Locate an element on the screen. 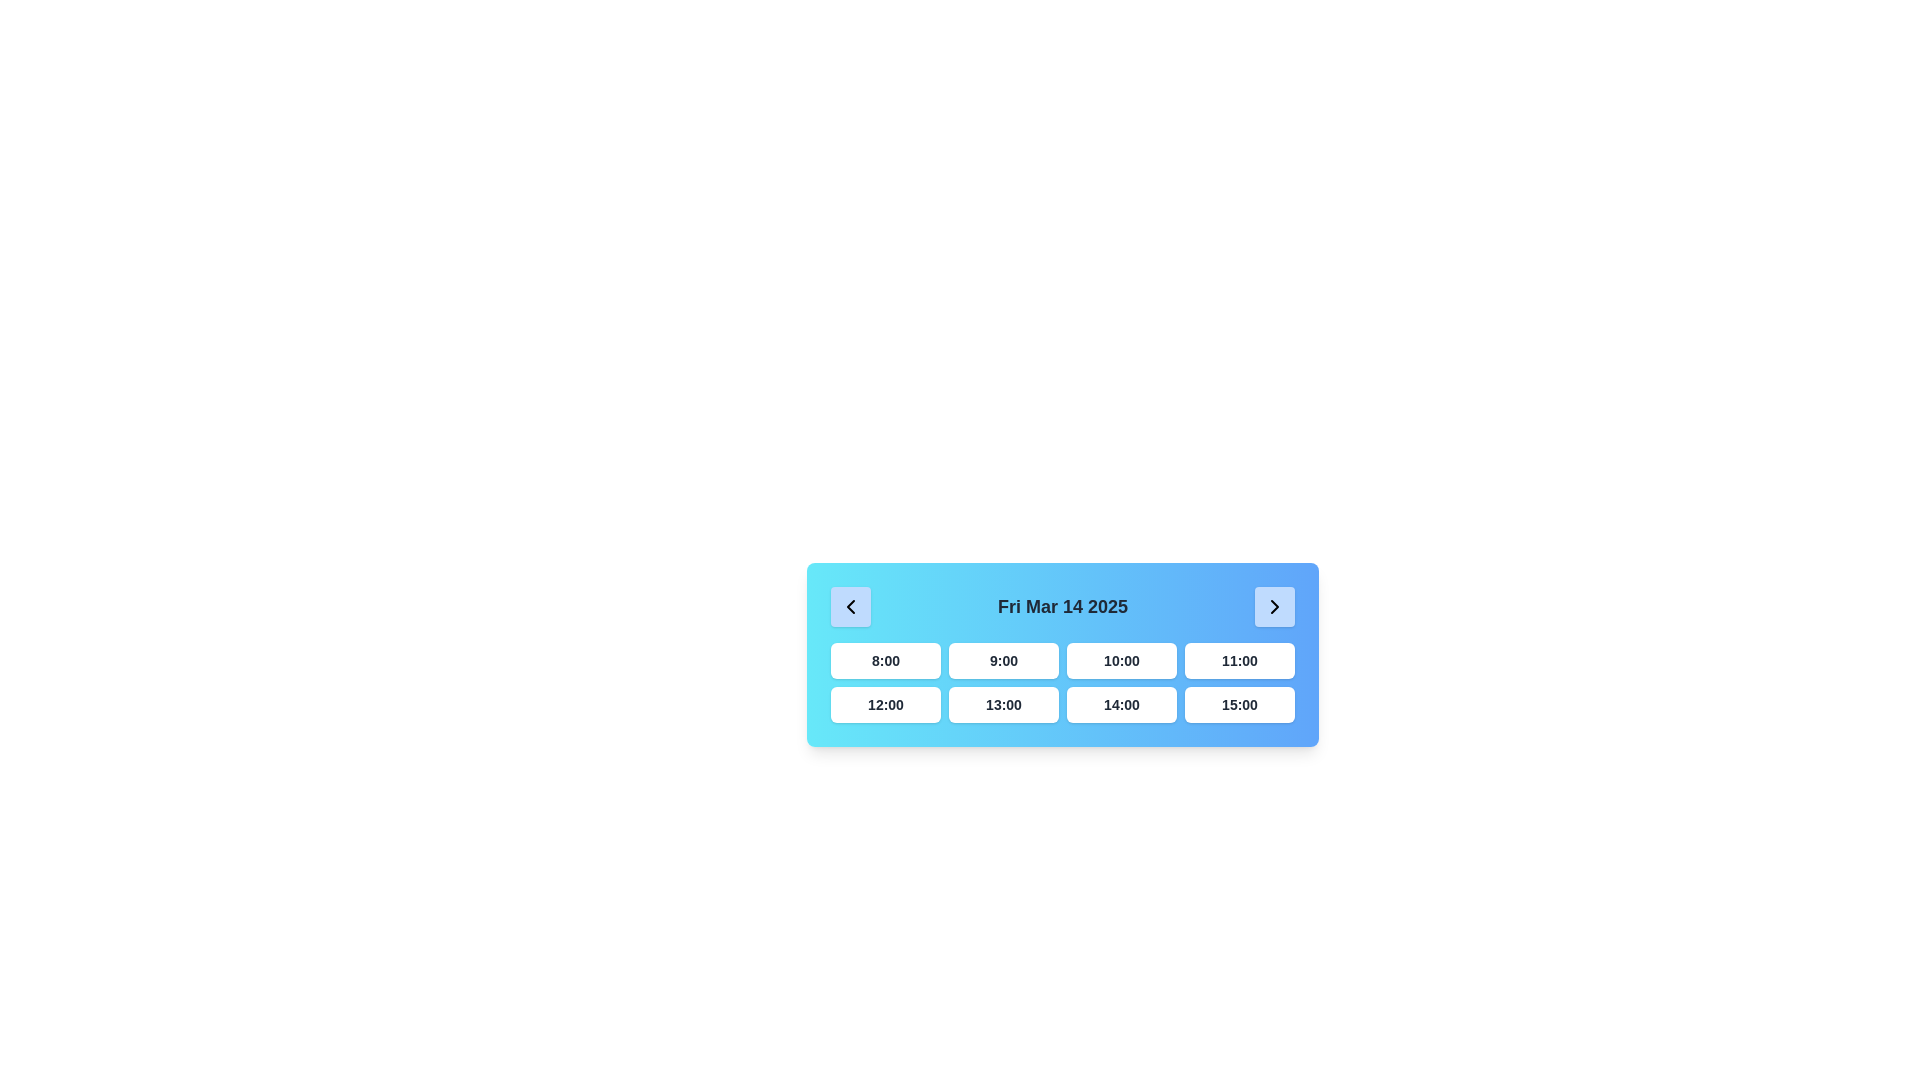 This screenshot has height=1080, width=1920. the button containing the rightward chevron icon, which has a light blue background and is located in the top-right corner of the toolbar is located at coordinates (1274, 605).